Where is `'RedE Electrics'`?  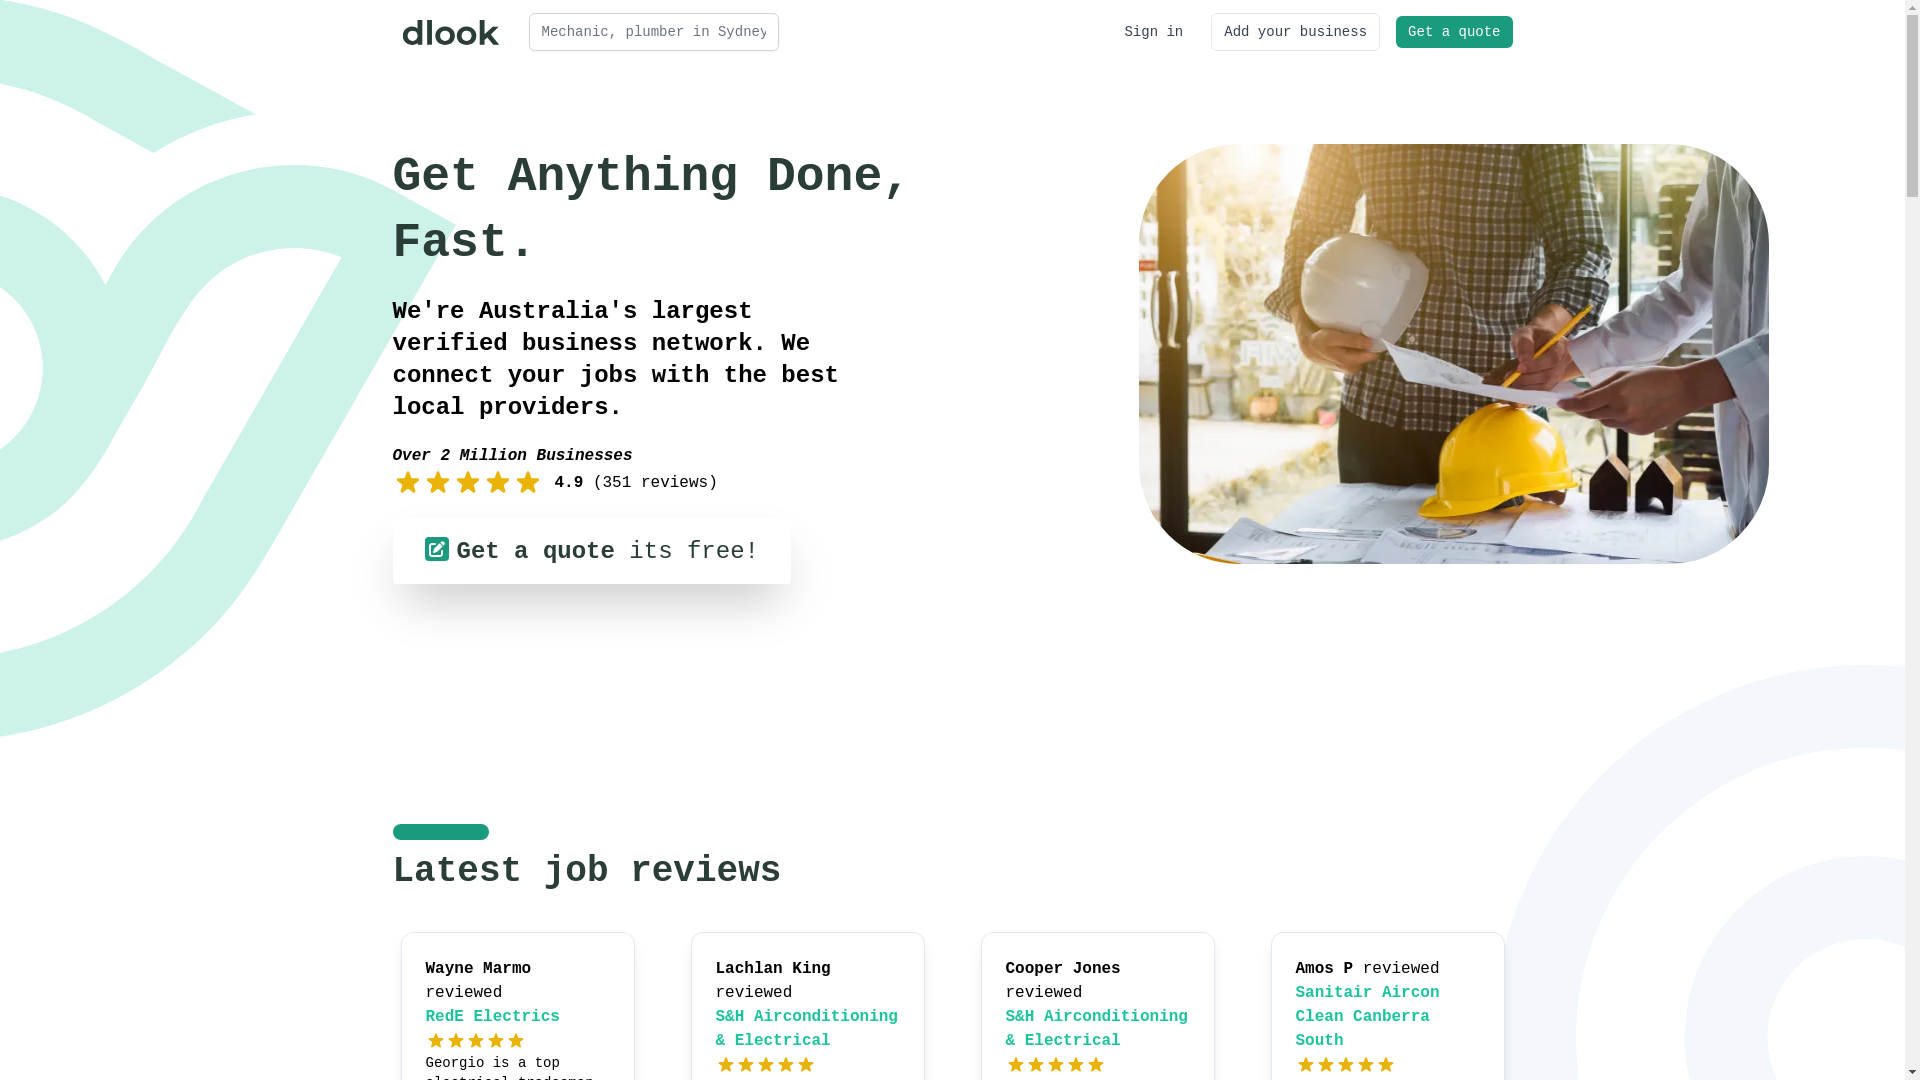 'RedE Electrics' is located at coordinates (493, 1017).